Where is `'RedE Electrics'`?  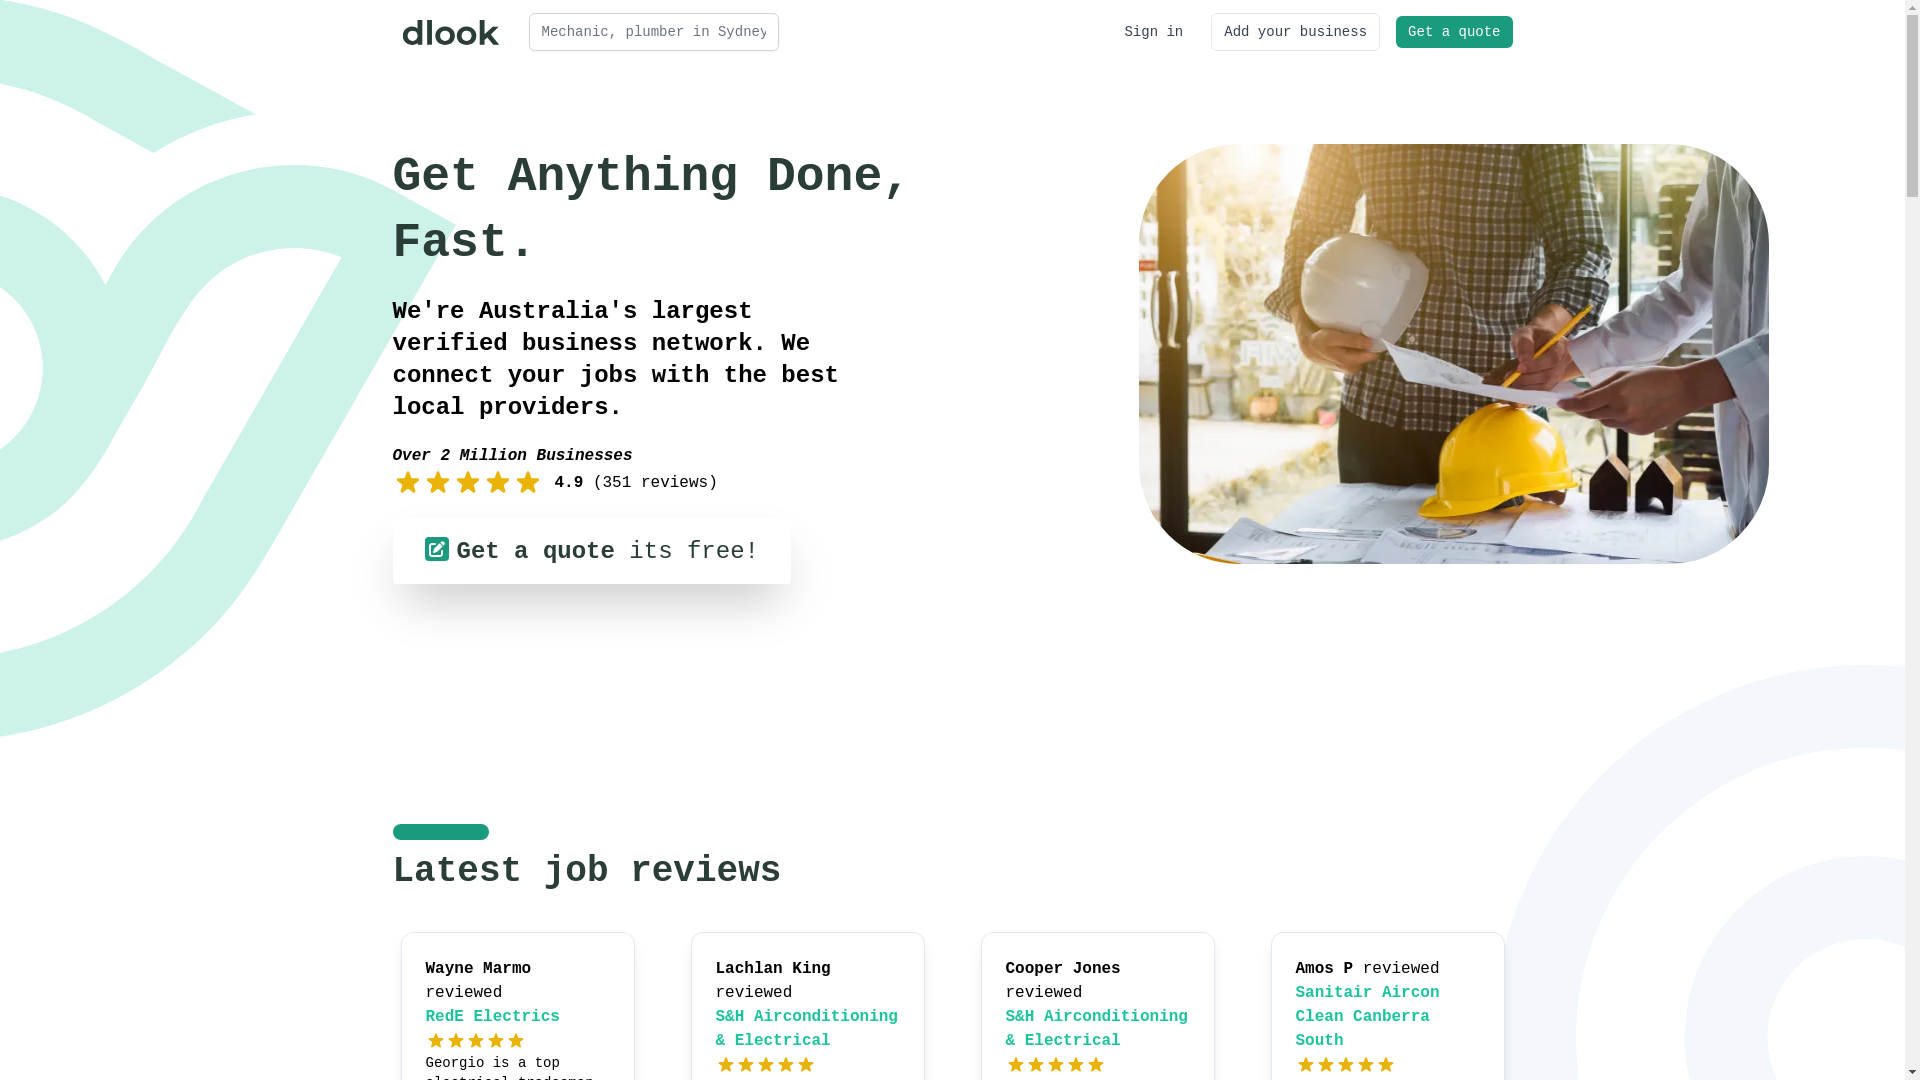 'RedE Electrics' is located at coordinates (493, 1017).